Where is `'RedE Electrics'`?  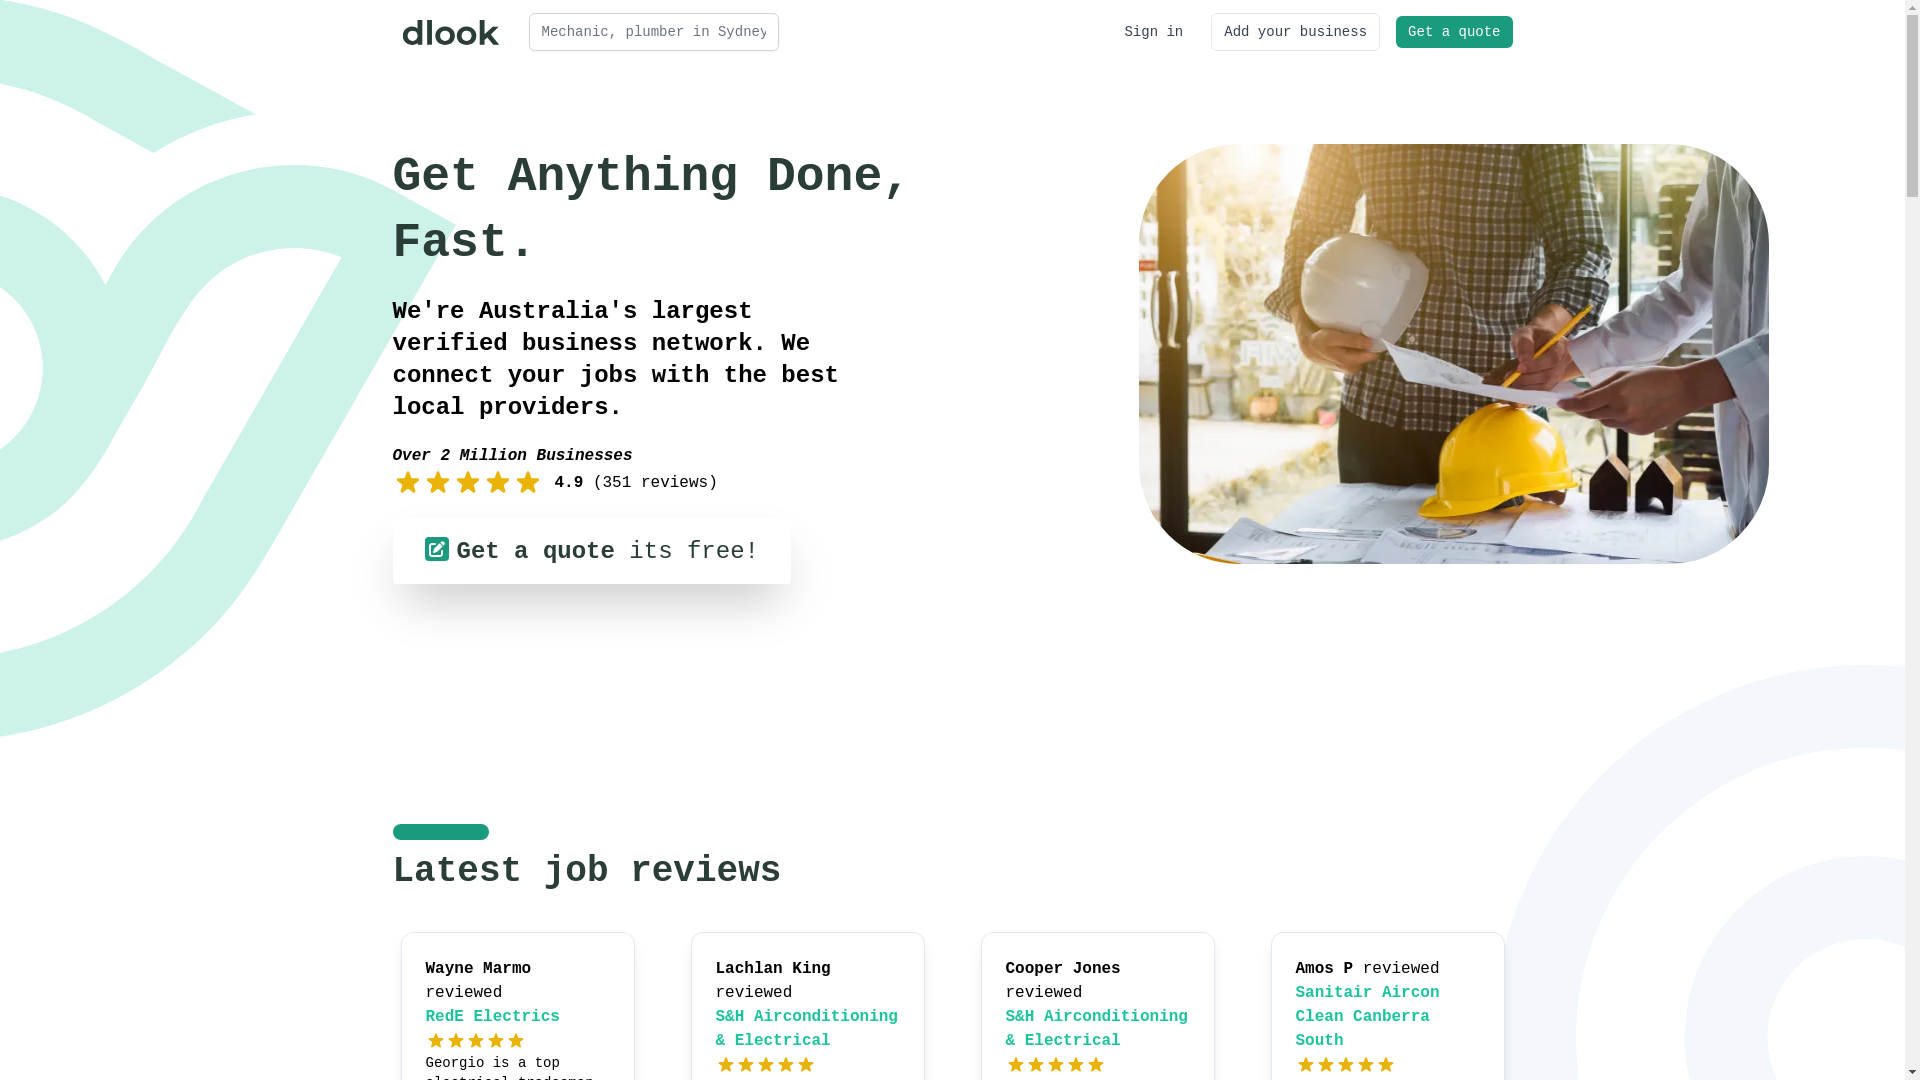 'RedE Electrics' is located at coordinates (493, 1017).